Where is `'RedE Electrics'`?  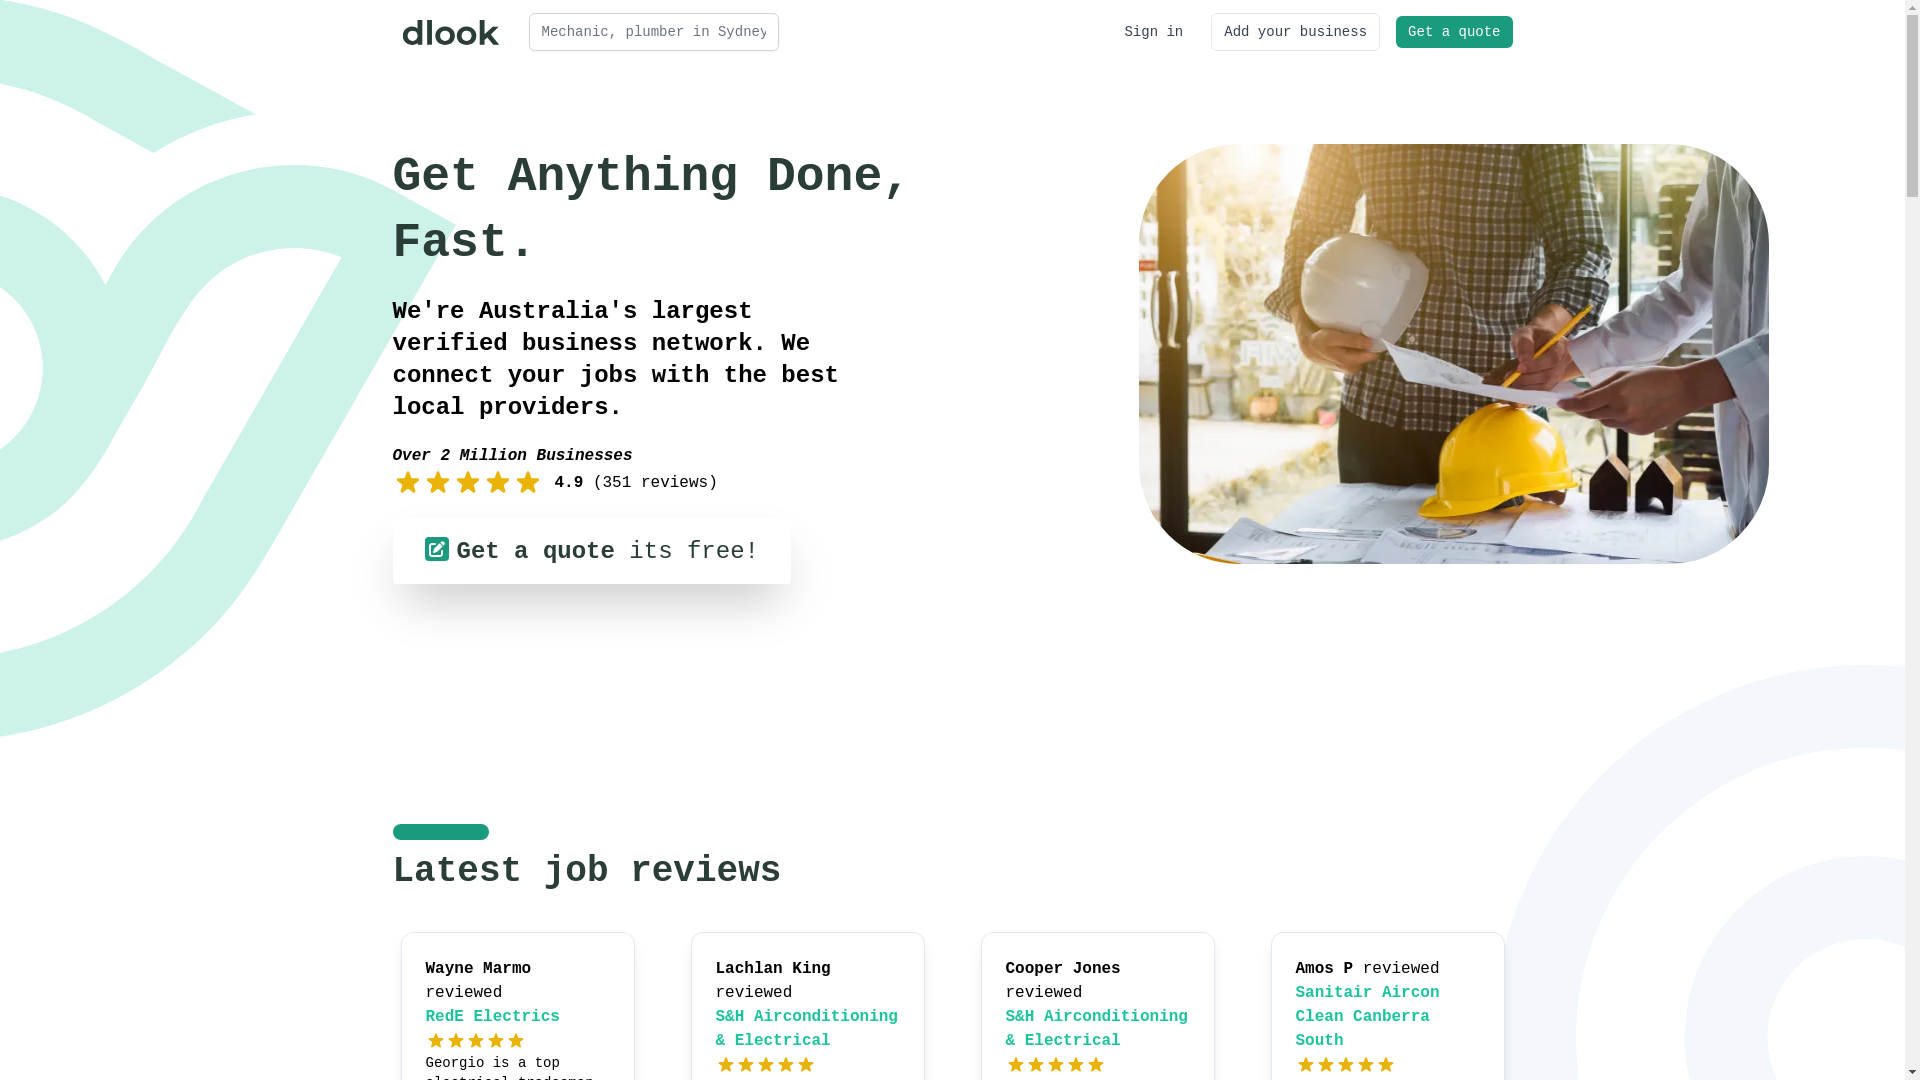 'RedE Electrics' is located at coordinates (493, 1017).